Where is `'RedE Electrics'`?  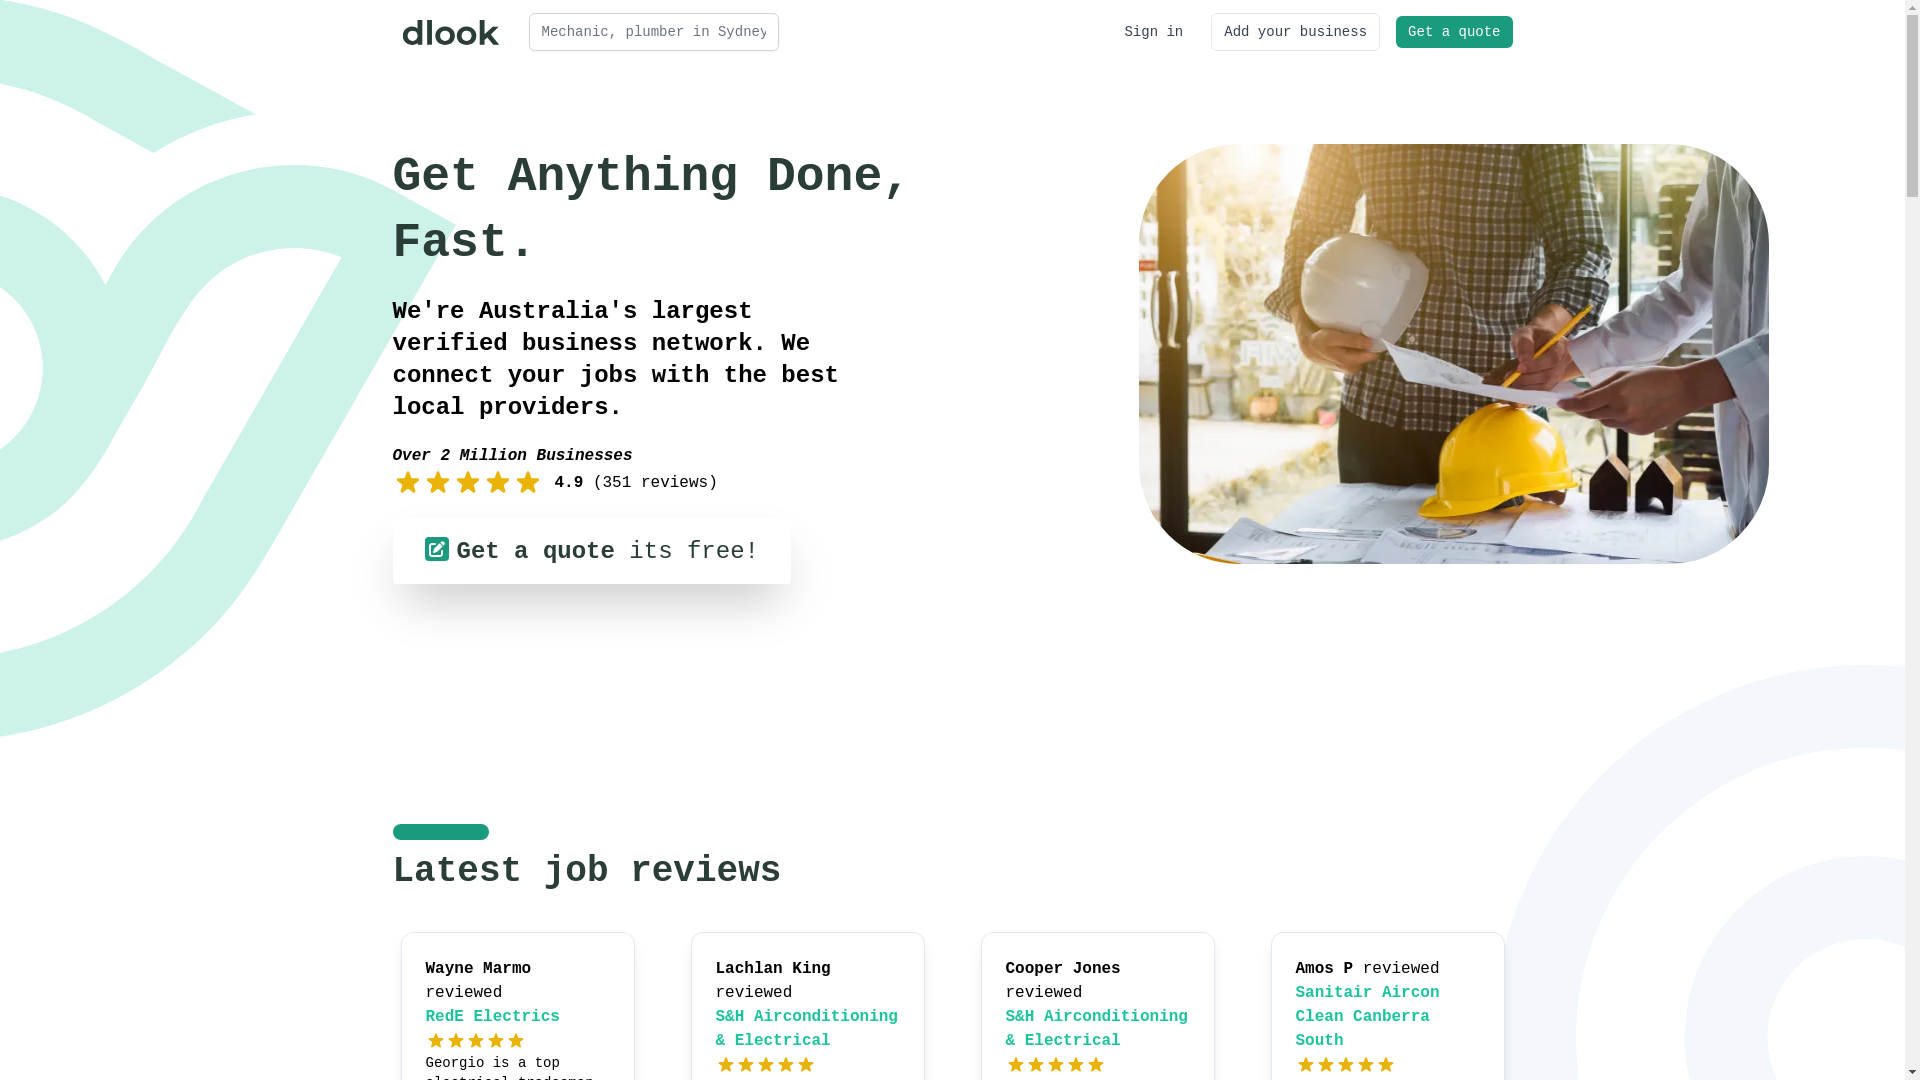 'RedE Electrics' is located at coordinates (493, 1017).